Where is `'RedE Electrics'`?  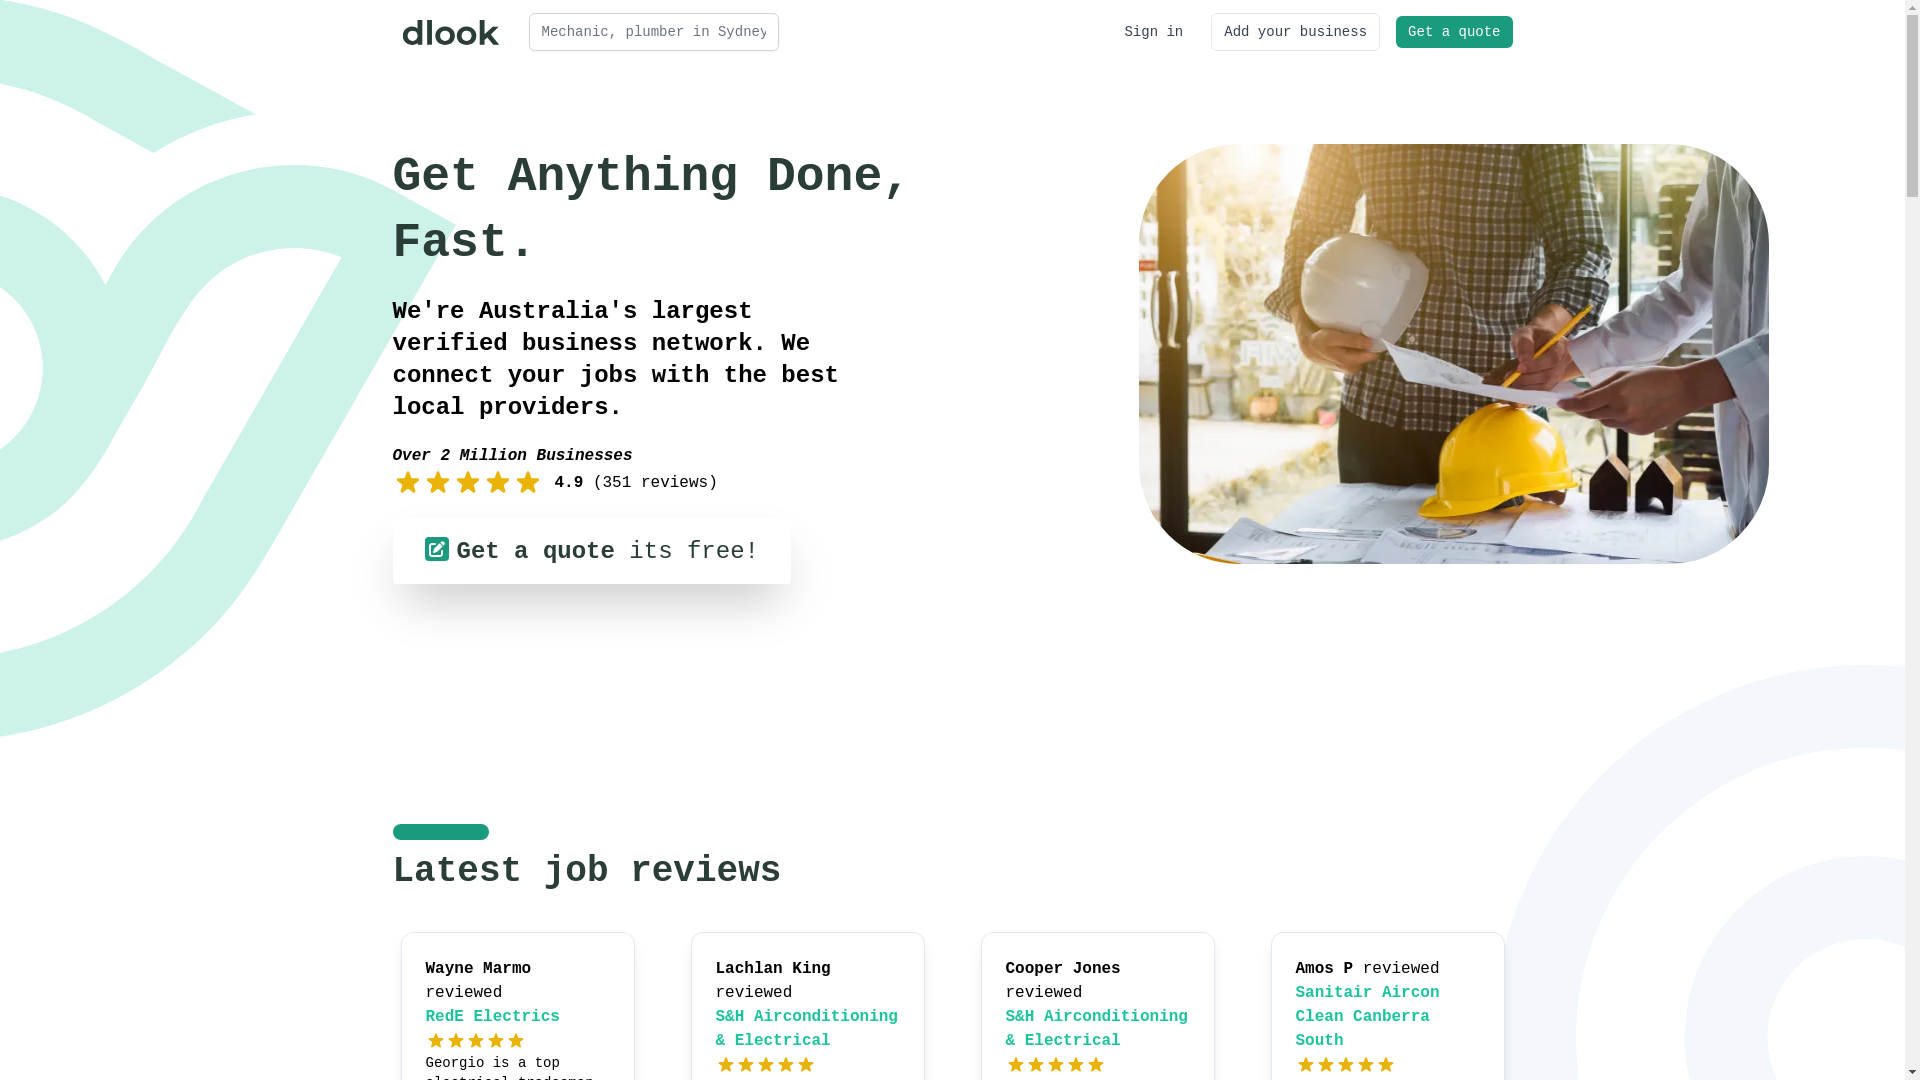 'RedE Electrics' is located at coordinates (493, 1017).